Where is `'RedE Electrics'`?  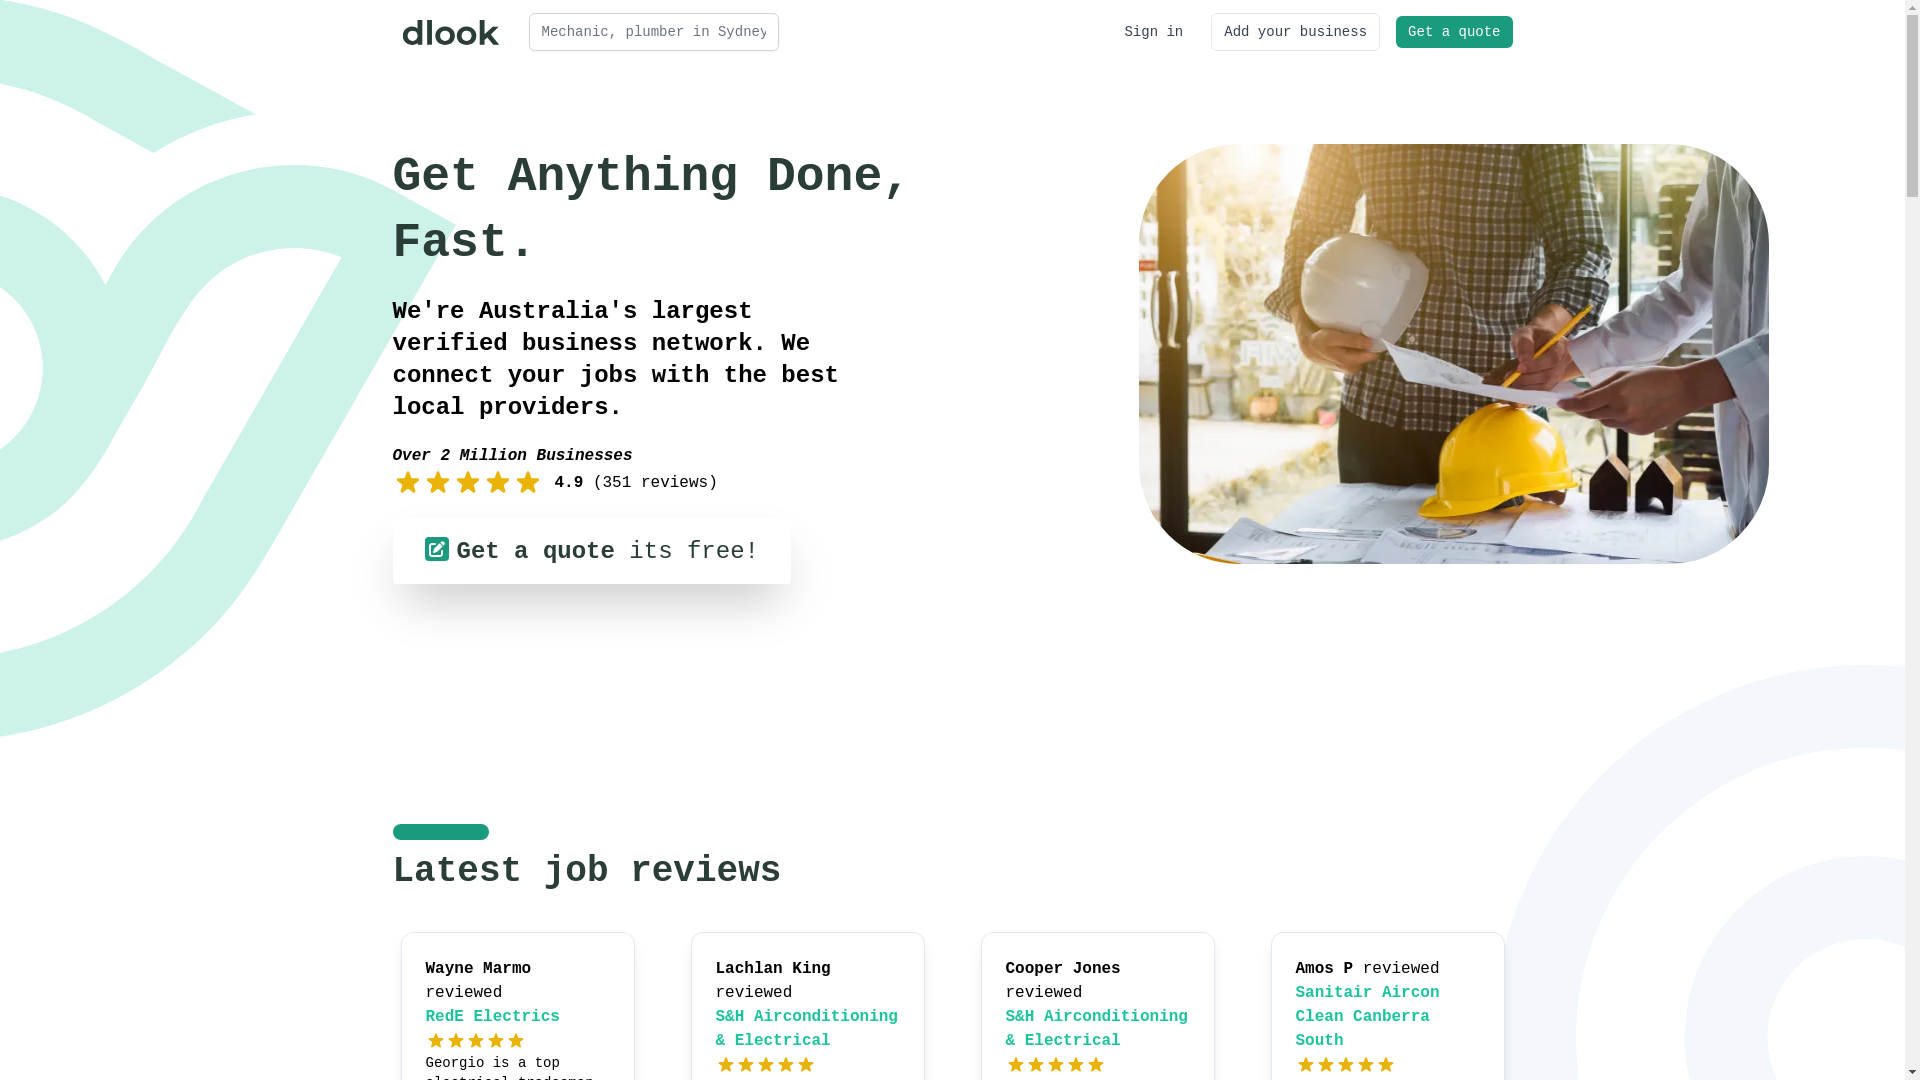 'RedE Electrics' is located at coordinates (493, 1017).